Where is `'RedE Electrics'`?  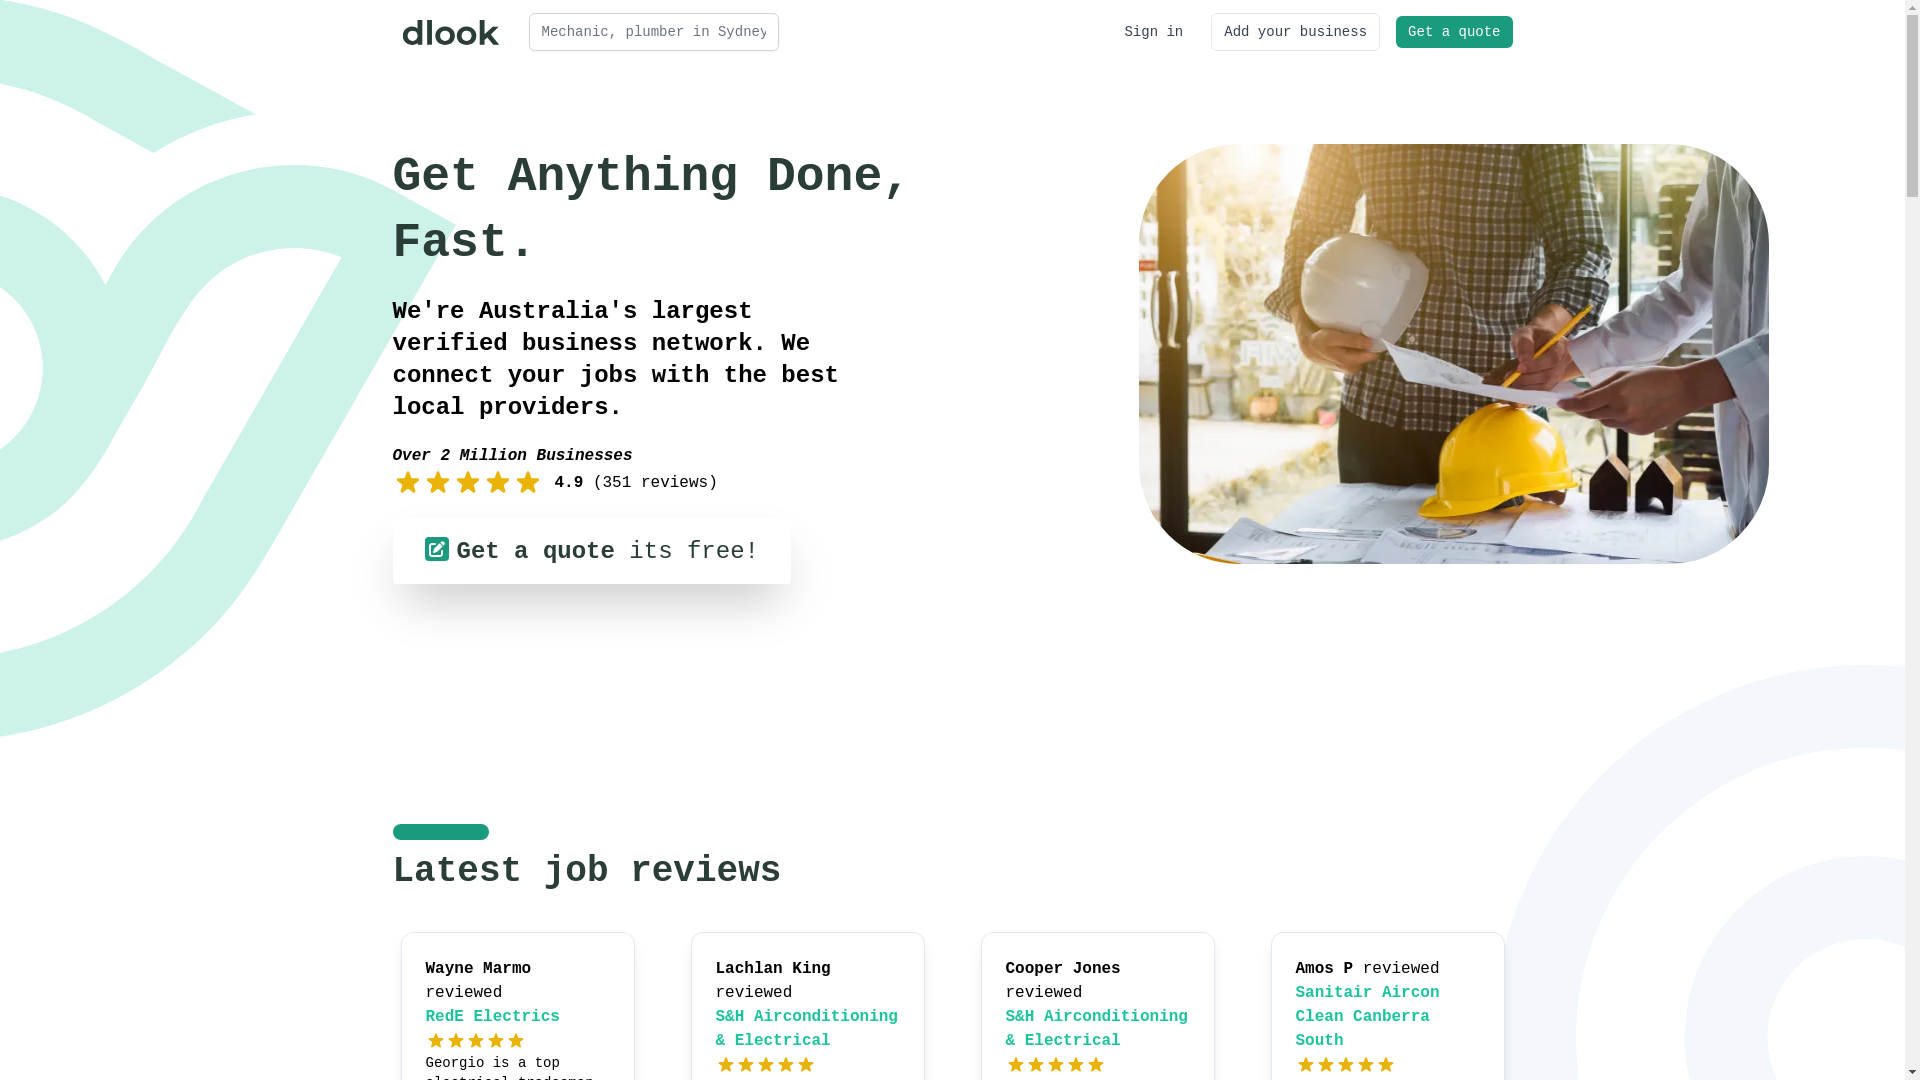 'RedE Electrics' is located at coordinates (493, 1017).